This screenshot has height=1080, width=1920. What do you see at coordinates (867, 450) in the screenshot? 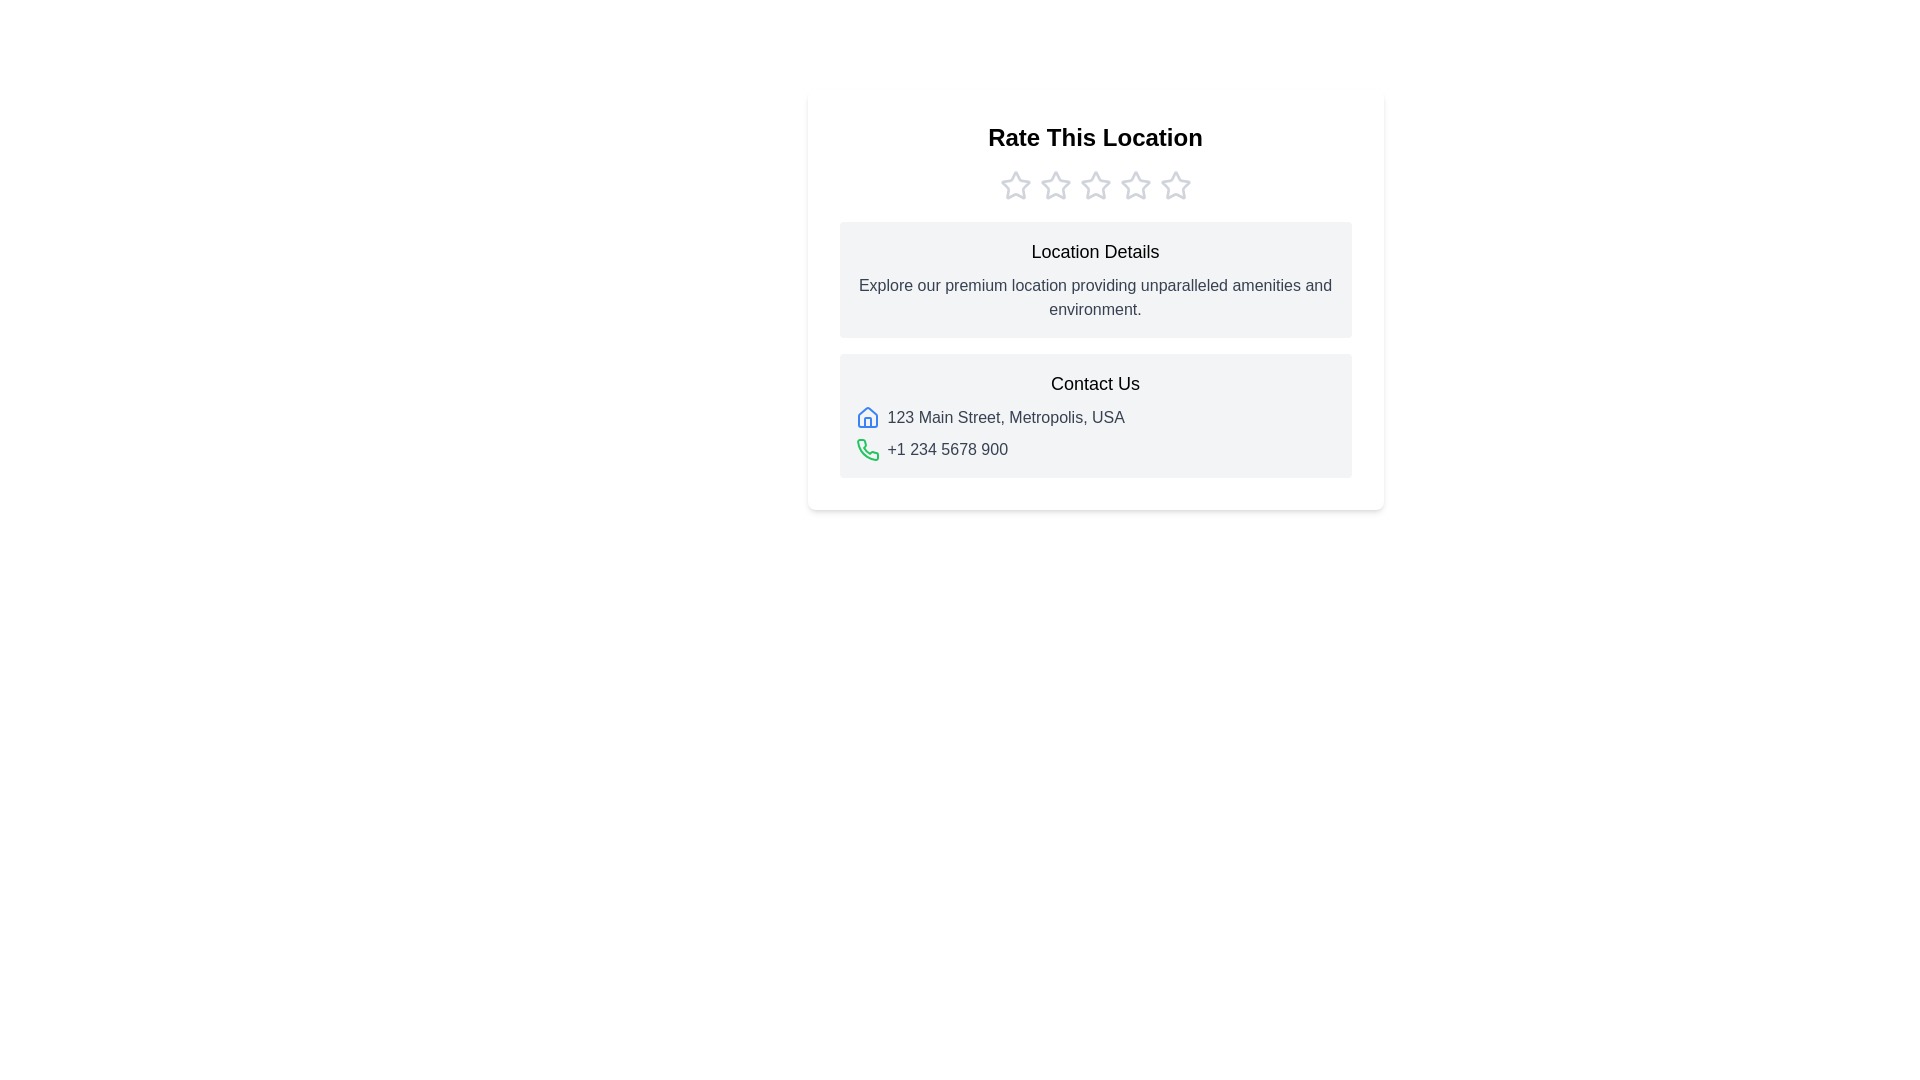
I see `the green phone receiver icon located beside the phone number '+1 234 5678 900' in the 'Contact Us' section` at bounding box center [867, 450].